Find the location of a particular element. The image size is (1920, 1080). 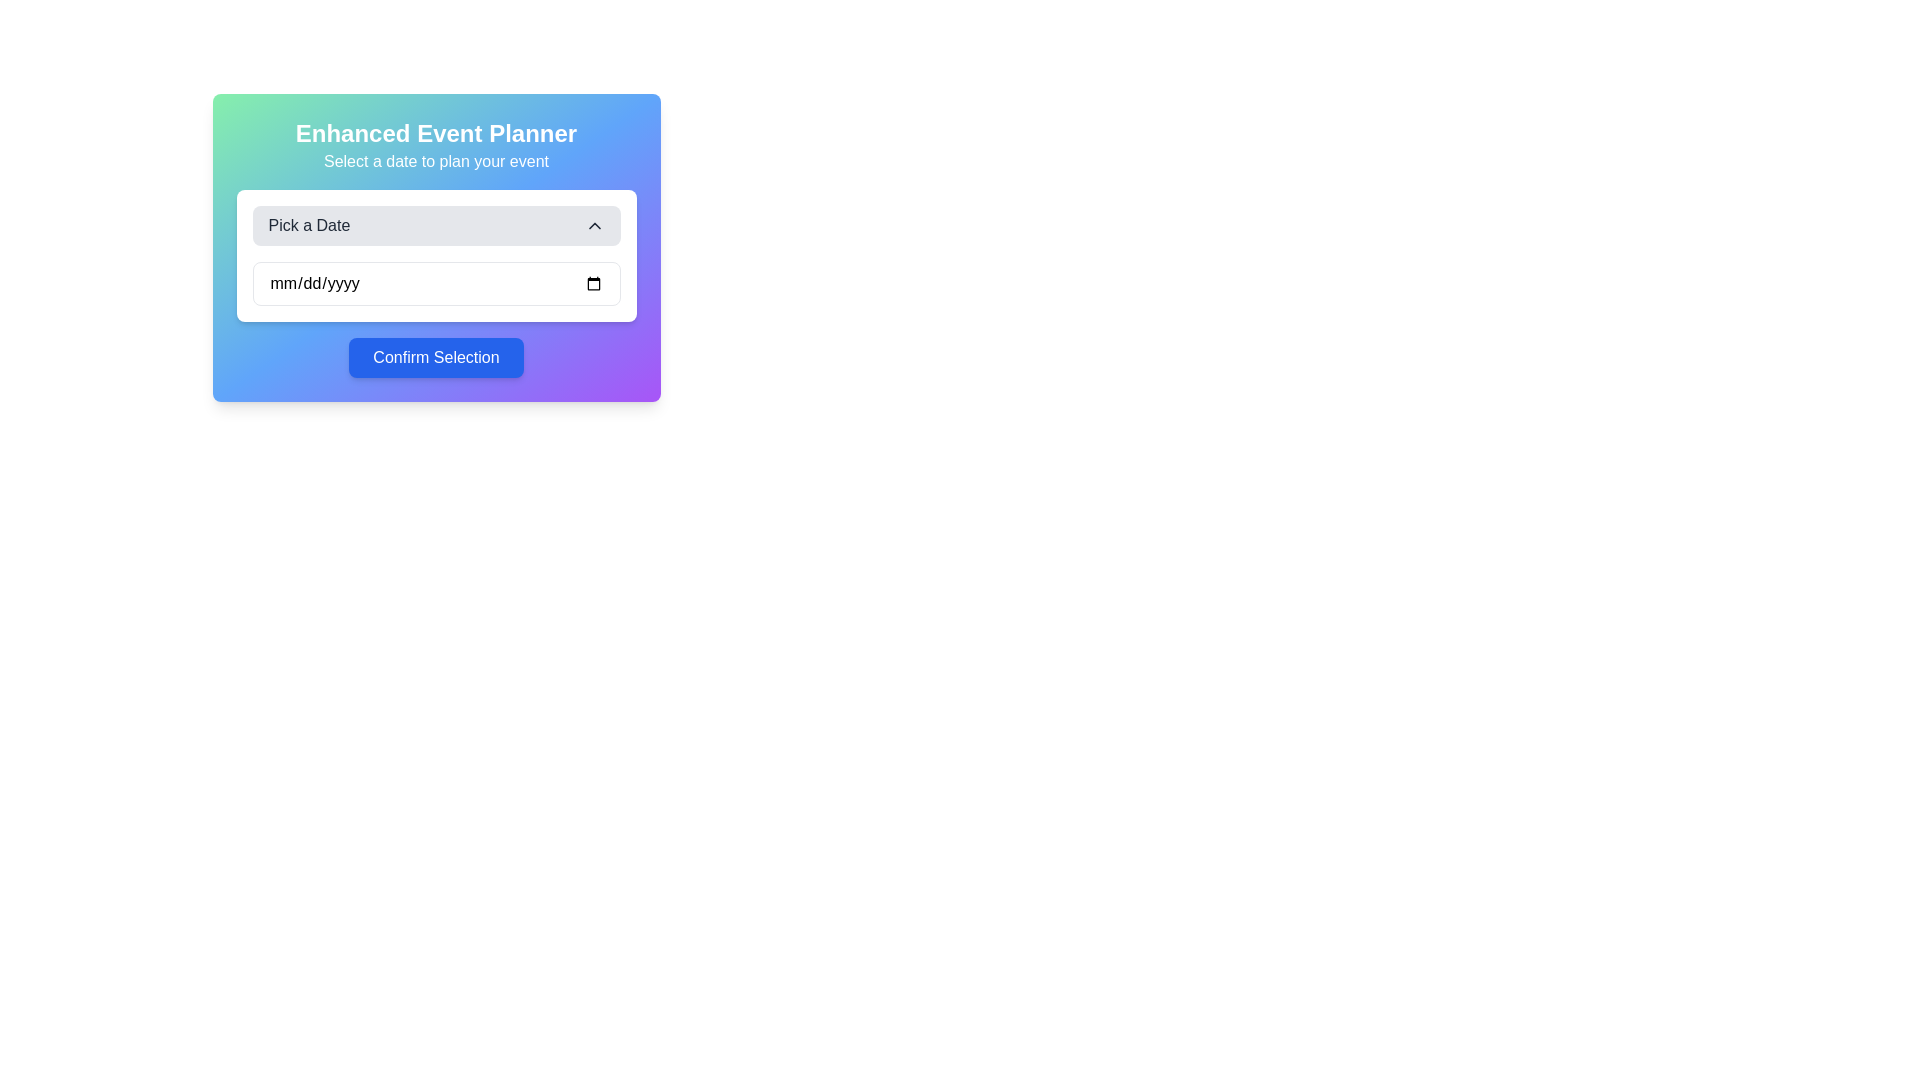

the confirm button located near the bottom of the centered dialog box, directly below the 'Pick a Date' text input field, to change its style is located at coordinates (435, 357).